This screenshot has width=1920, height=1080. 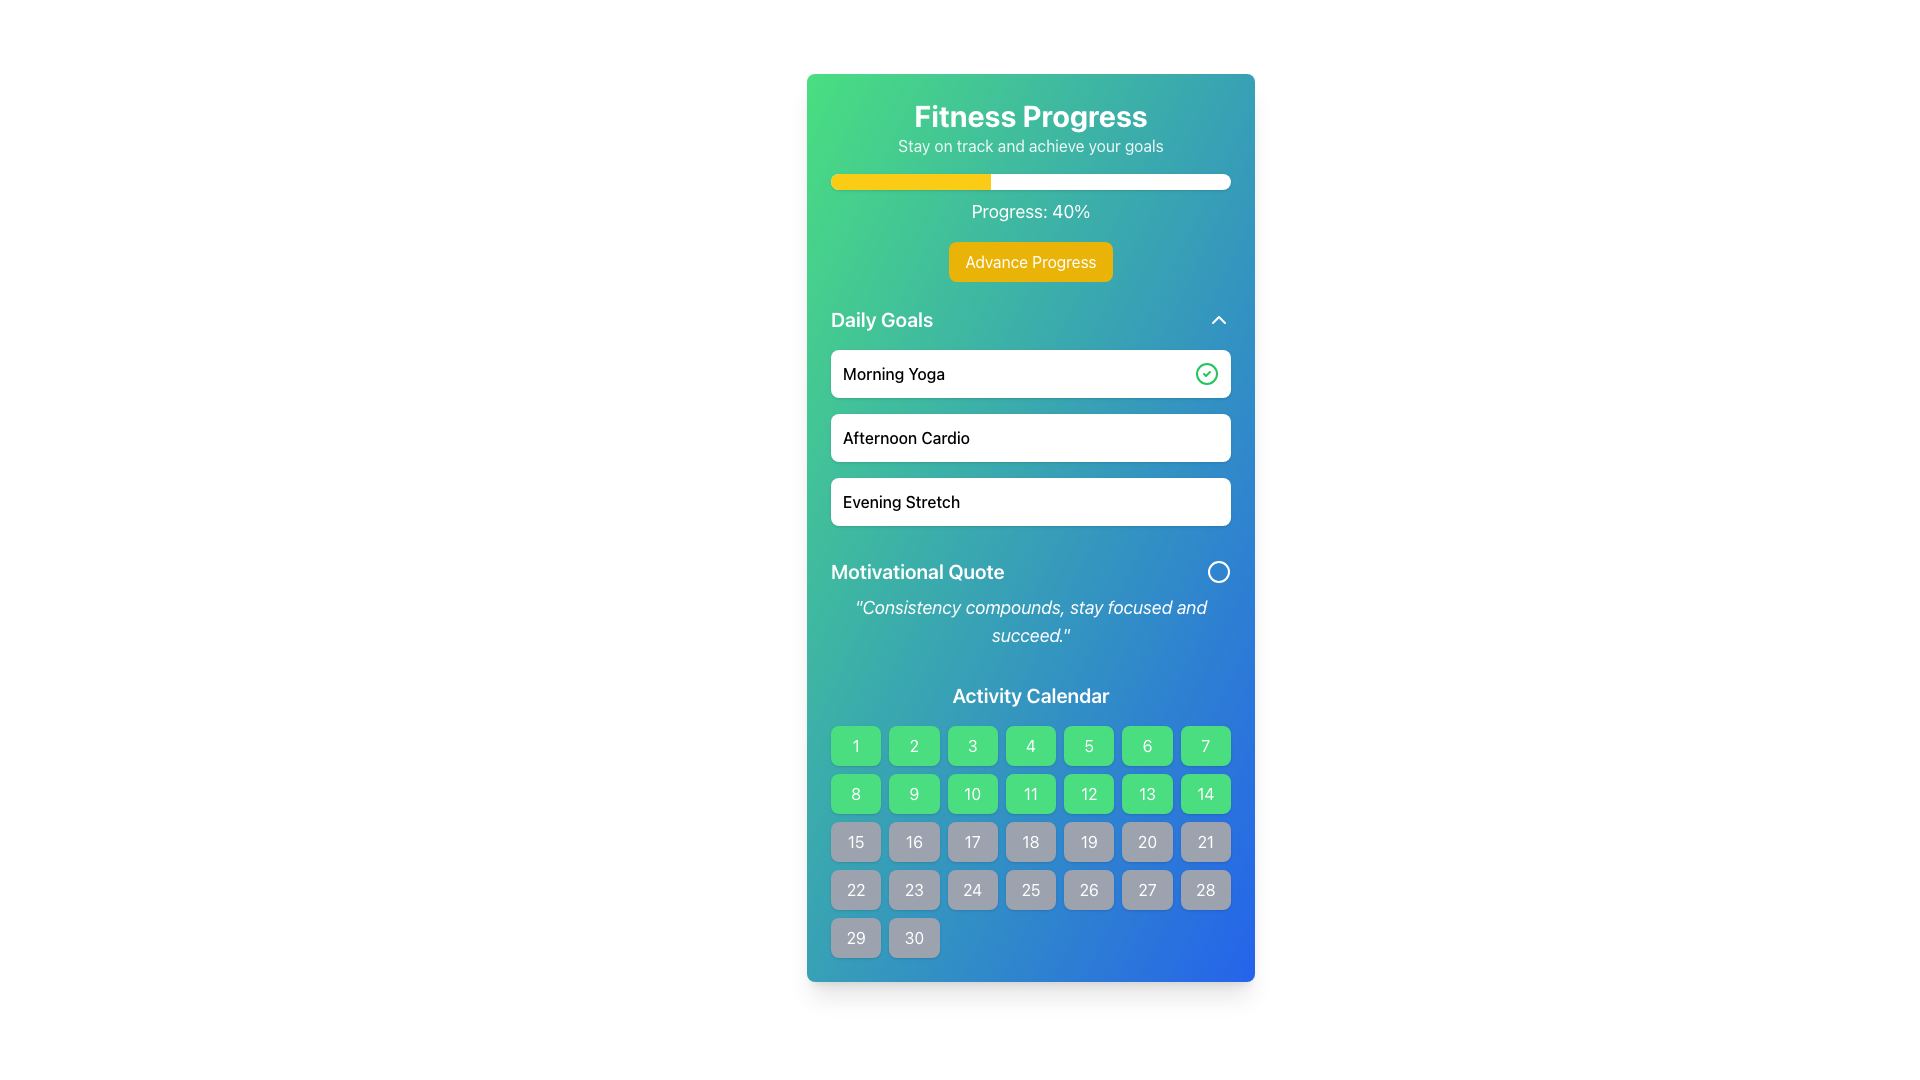 I want to click on the second List Item in the 'Daily Goals' section, which displays 'Afternoon Cardio', so click(x=1031, y=437).